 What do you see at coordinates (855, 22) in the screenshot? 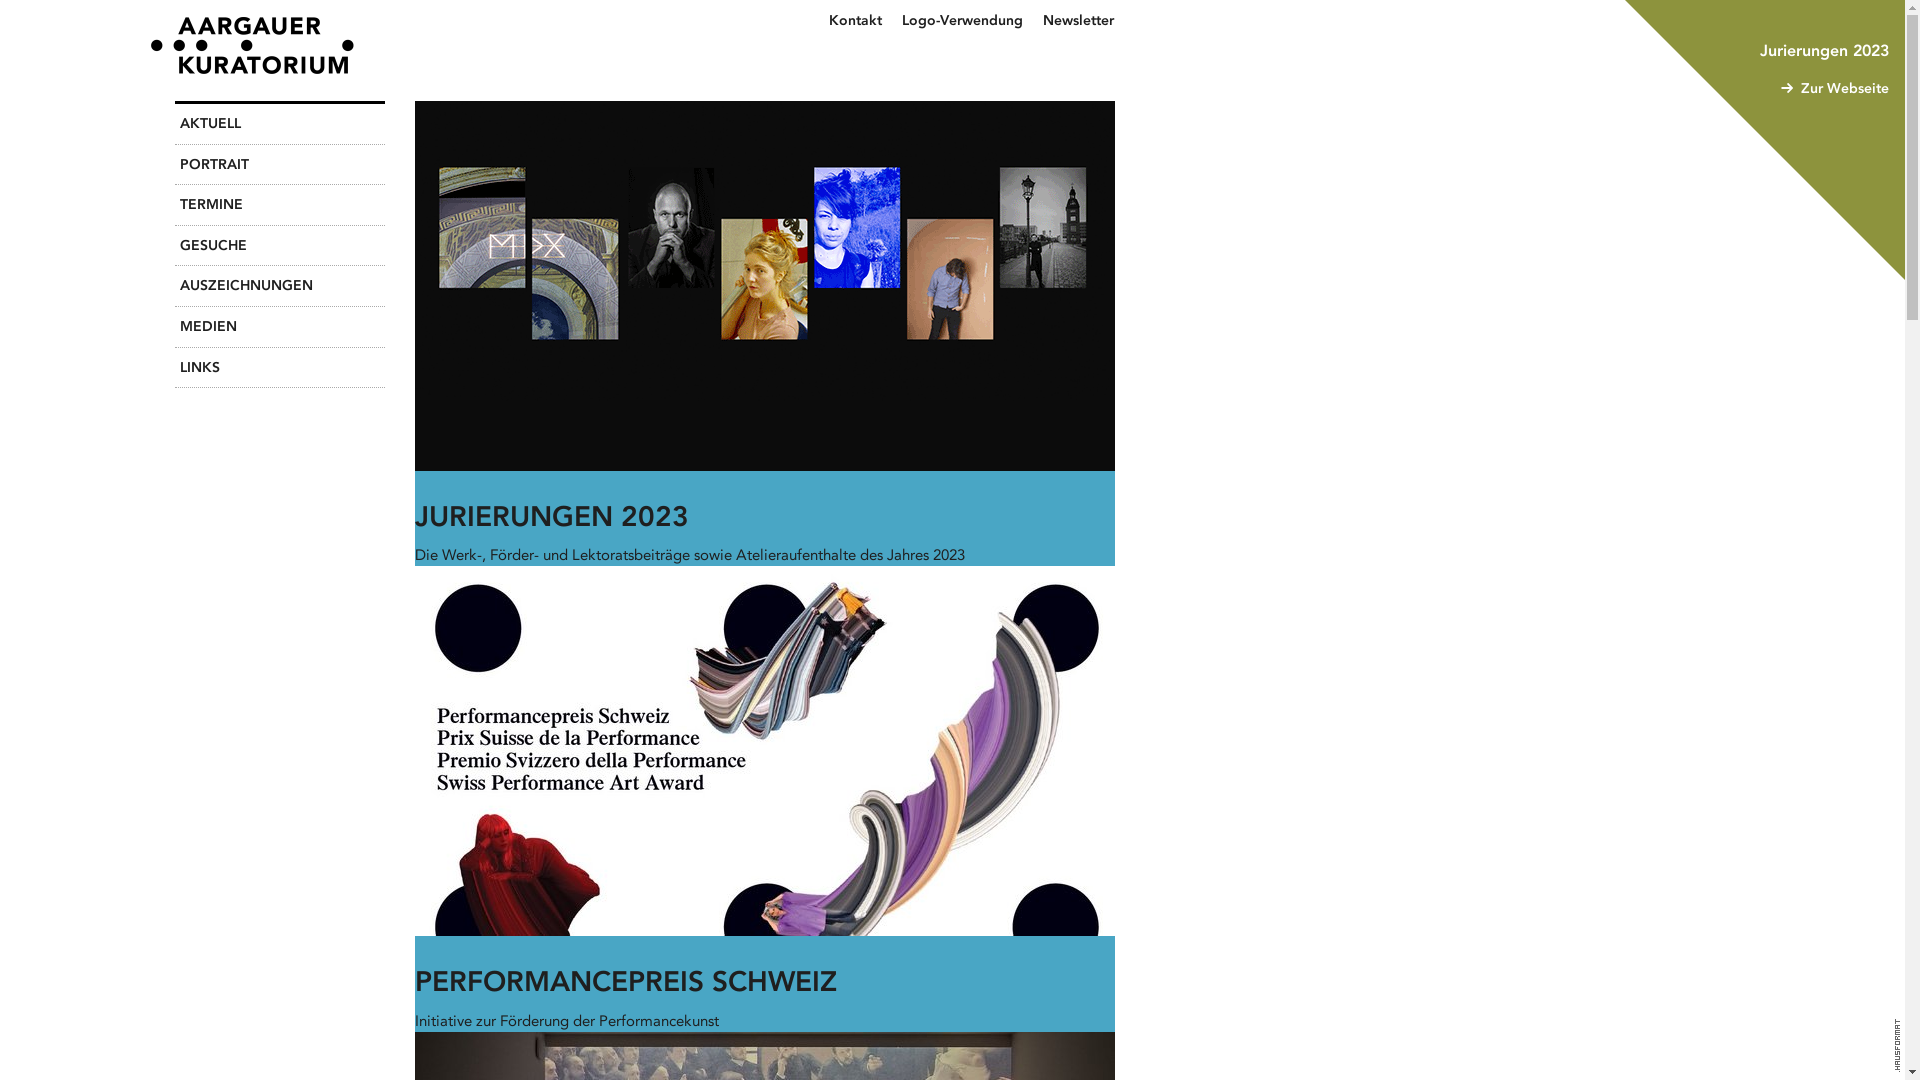
I see `'Kontakt'` at bounding box center [855, 22].